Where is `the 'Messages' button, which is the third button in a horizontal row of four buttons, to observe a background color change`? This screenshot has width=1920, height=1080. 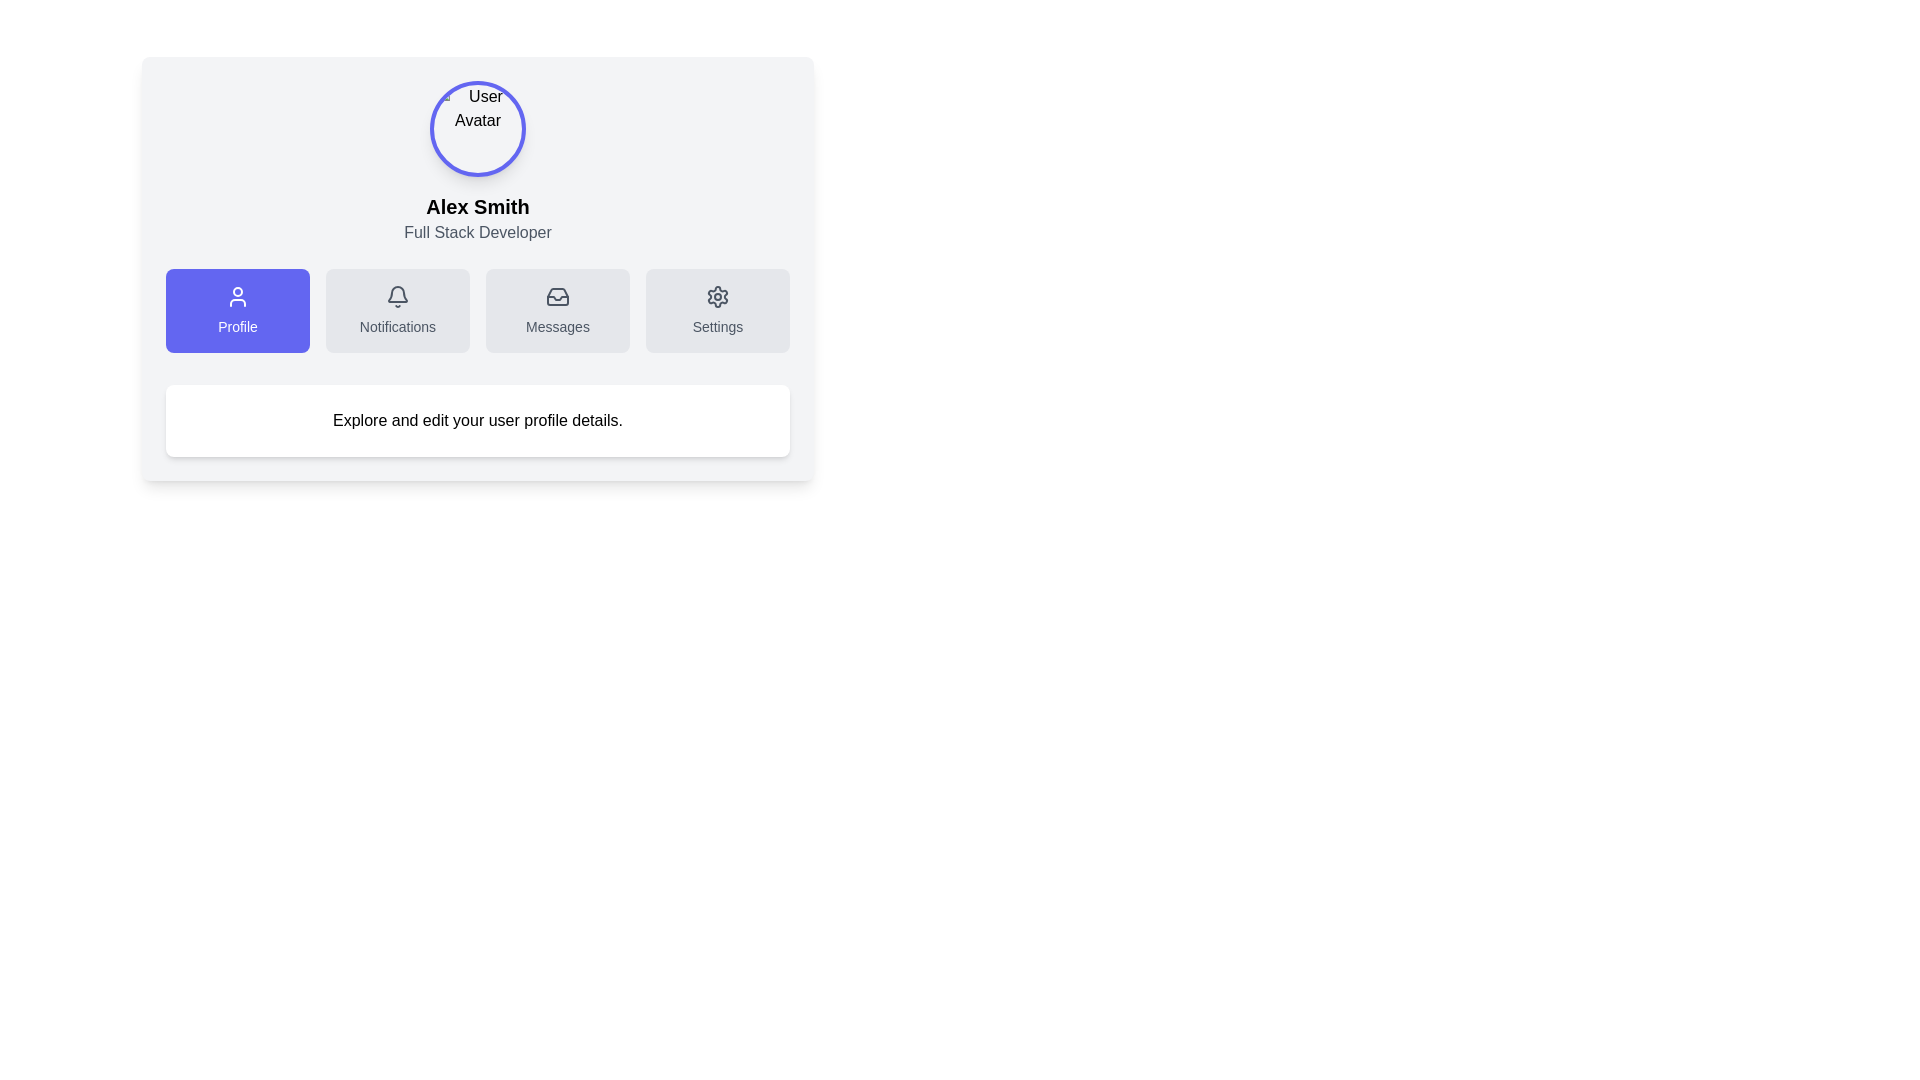 the 'Messages' button, which is the third button in a horizontal row of four buttons, to observe a background color change is located at coordinates (557, 311).